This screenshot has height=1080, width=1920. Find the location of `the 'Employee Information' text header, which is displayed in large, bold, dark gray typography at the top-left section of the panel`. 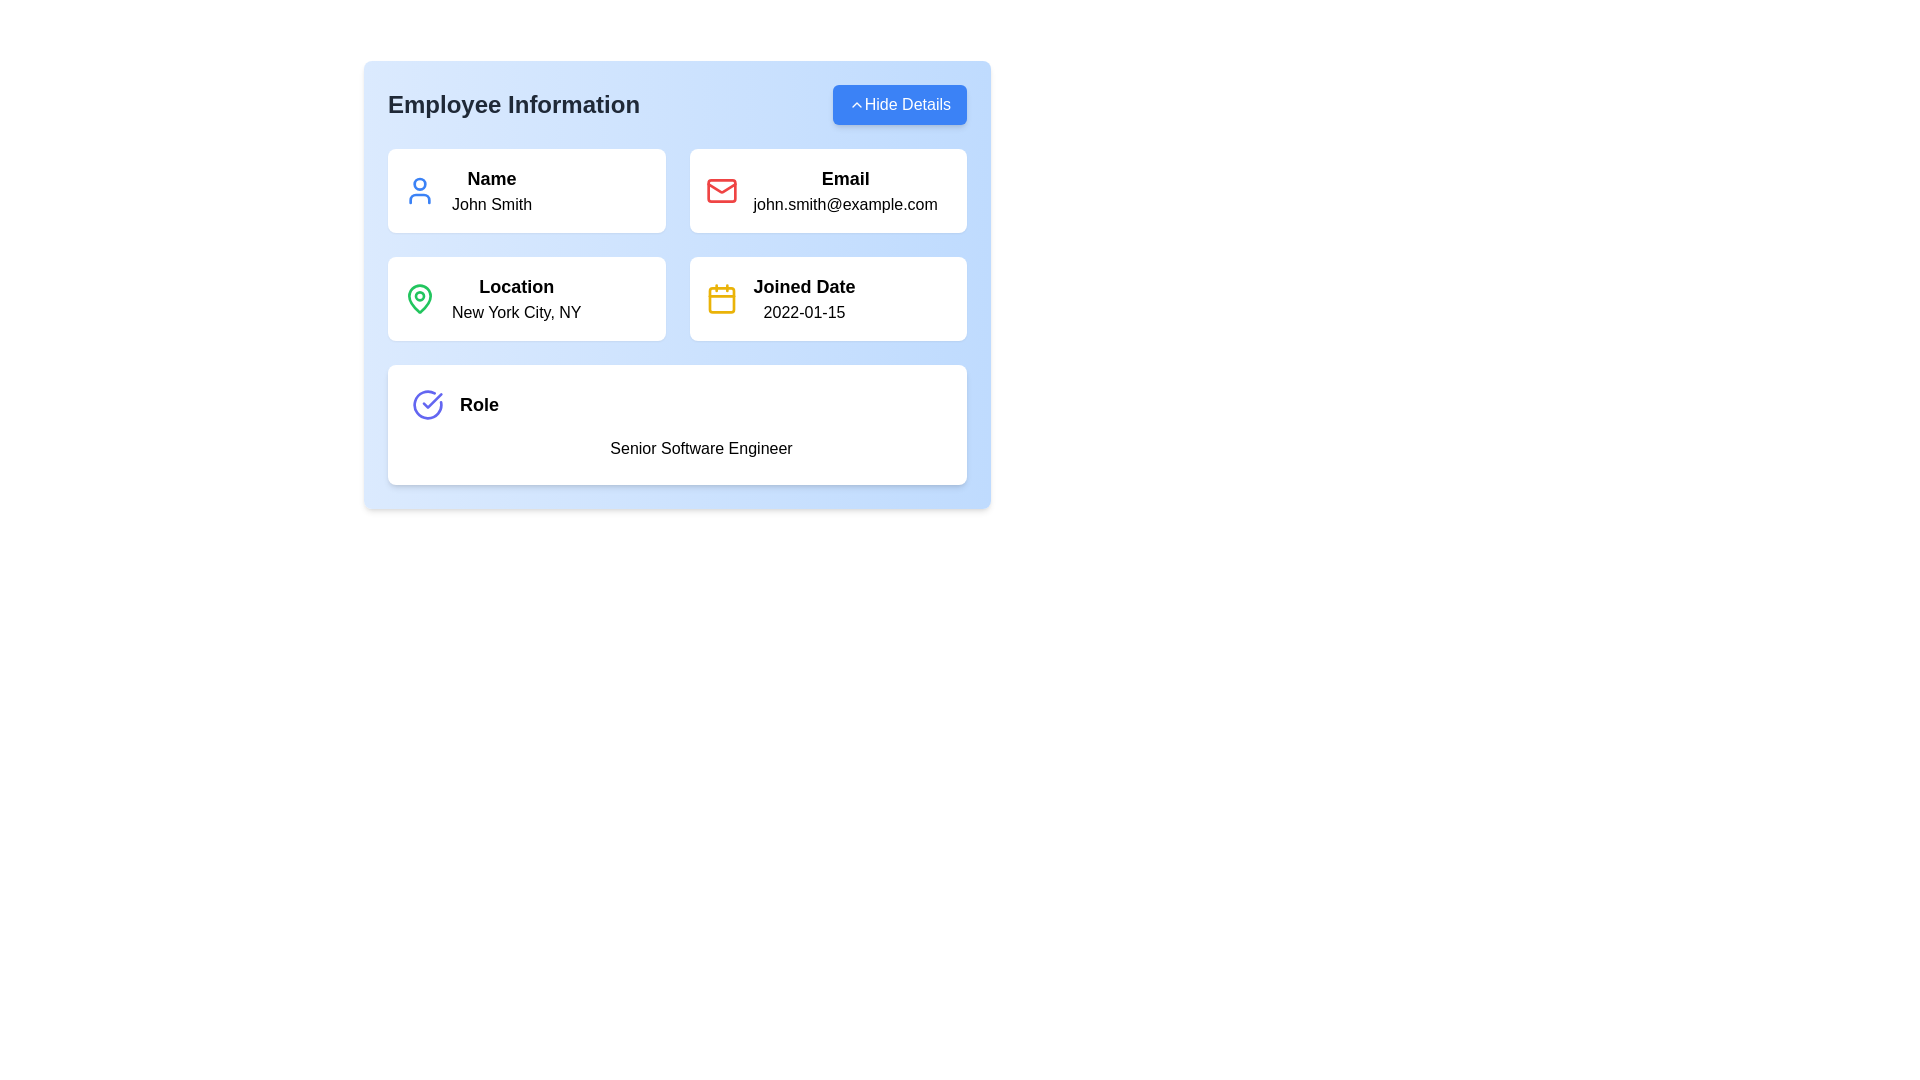

the 'Employee Information' text header, which is displayed in large, bold, dark gray typography at the top-left section of the panel is located at coordinates (513, 104).